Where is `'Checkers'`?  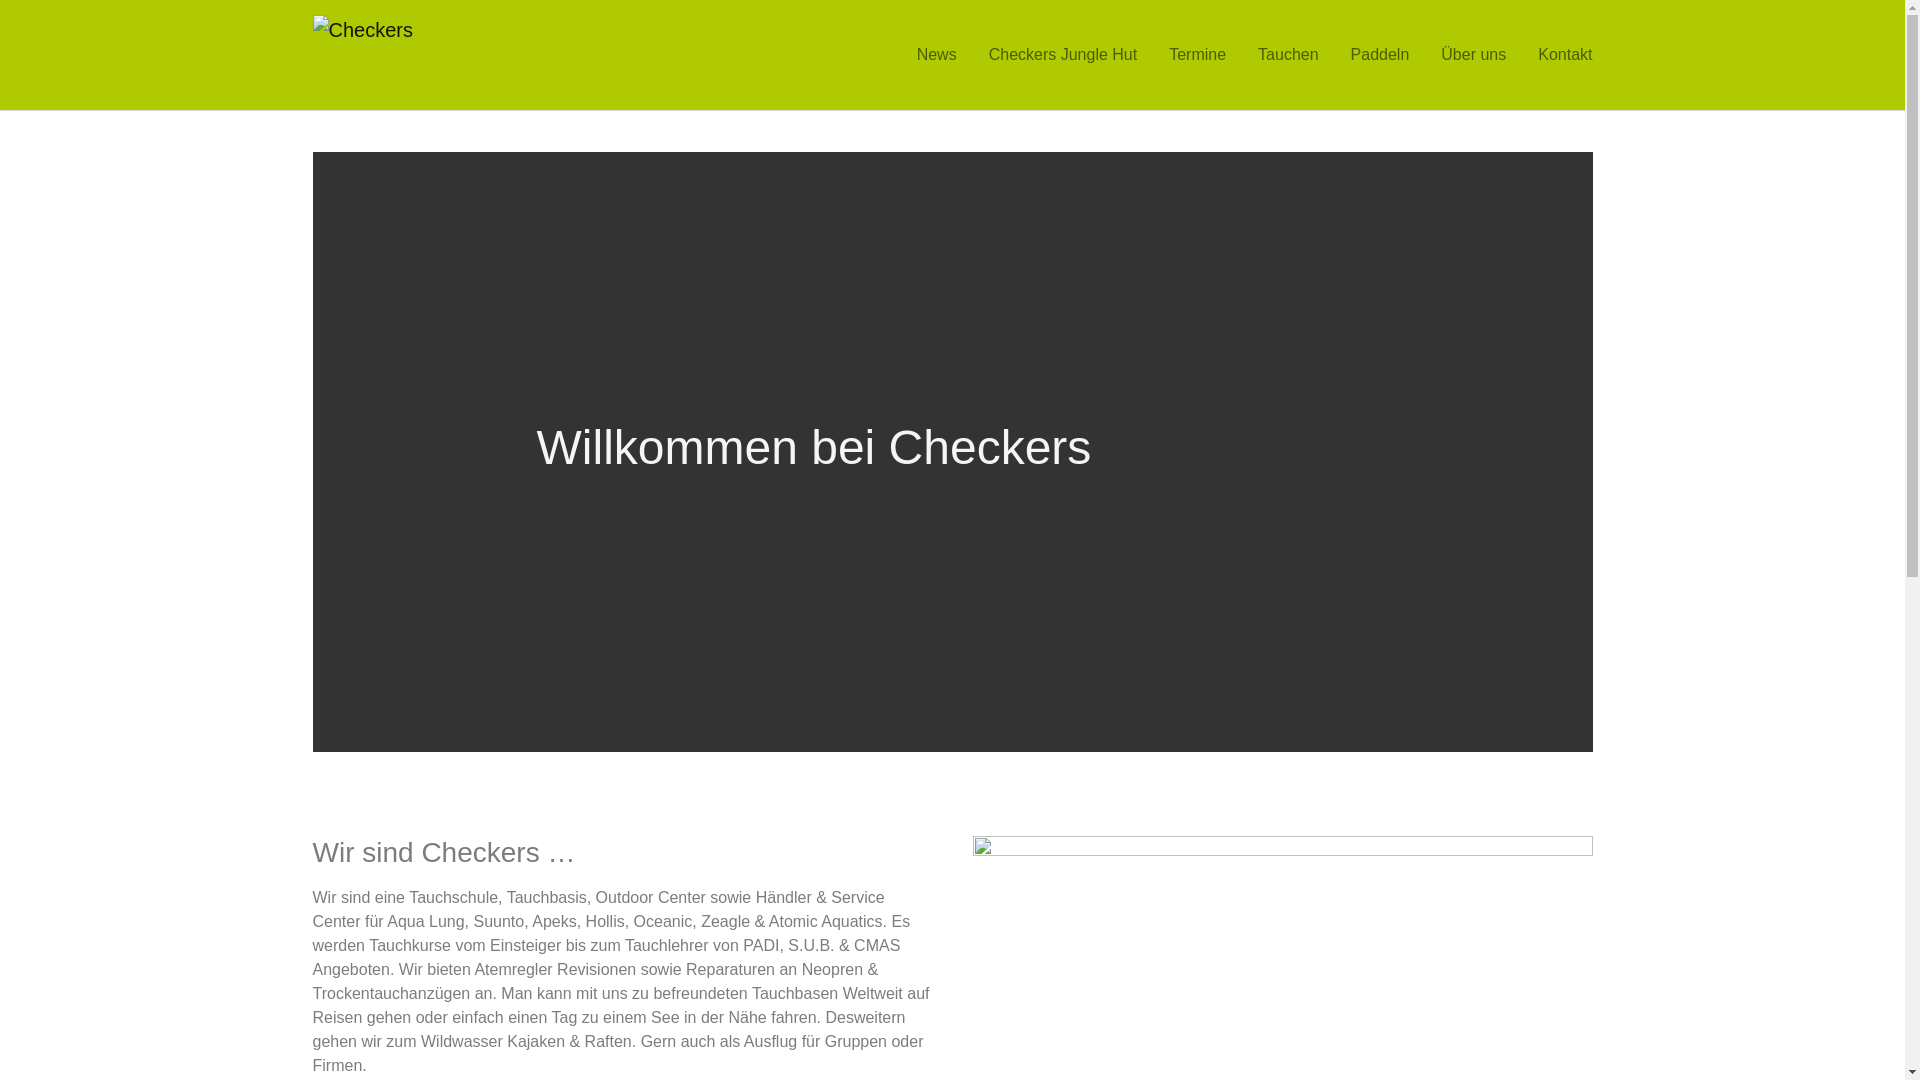
'Checkers' is located at coordinates (311, 53).